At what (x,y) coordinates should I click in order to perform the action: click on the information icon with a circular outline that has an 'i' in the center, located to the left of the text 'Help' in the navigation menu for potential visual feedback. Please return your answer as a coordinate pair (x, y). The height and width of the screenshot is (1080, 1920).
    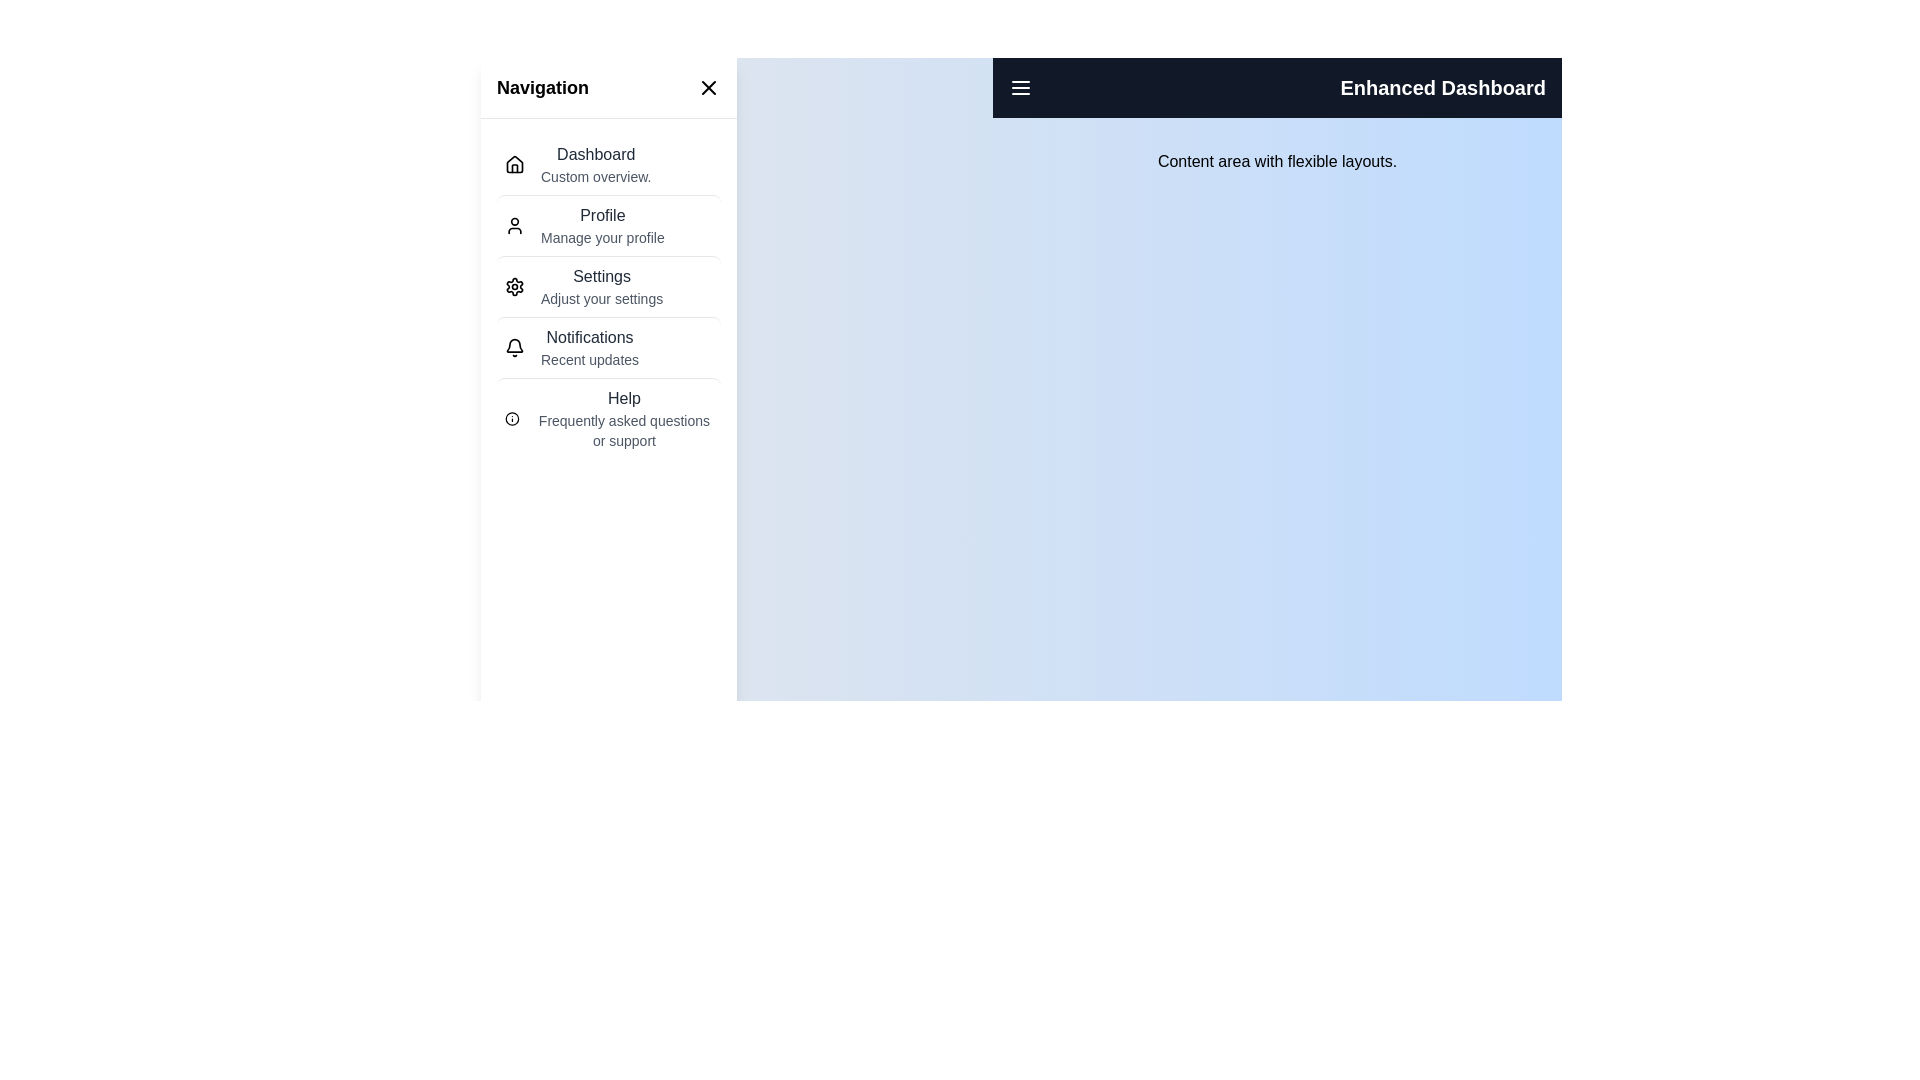
    Looking at the image, I should click on (512, 418).